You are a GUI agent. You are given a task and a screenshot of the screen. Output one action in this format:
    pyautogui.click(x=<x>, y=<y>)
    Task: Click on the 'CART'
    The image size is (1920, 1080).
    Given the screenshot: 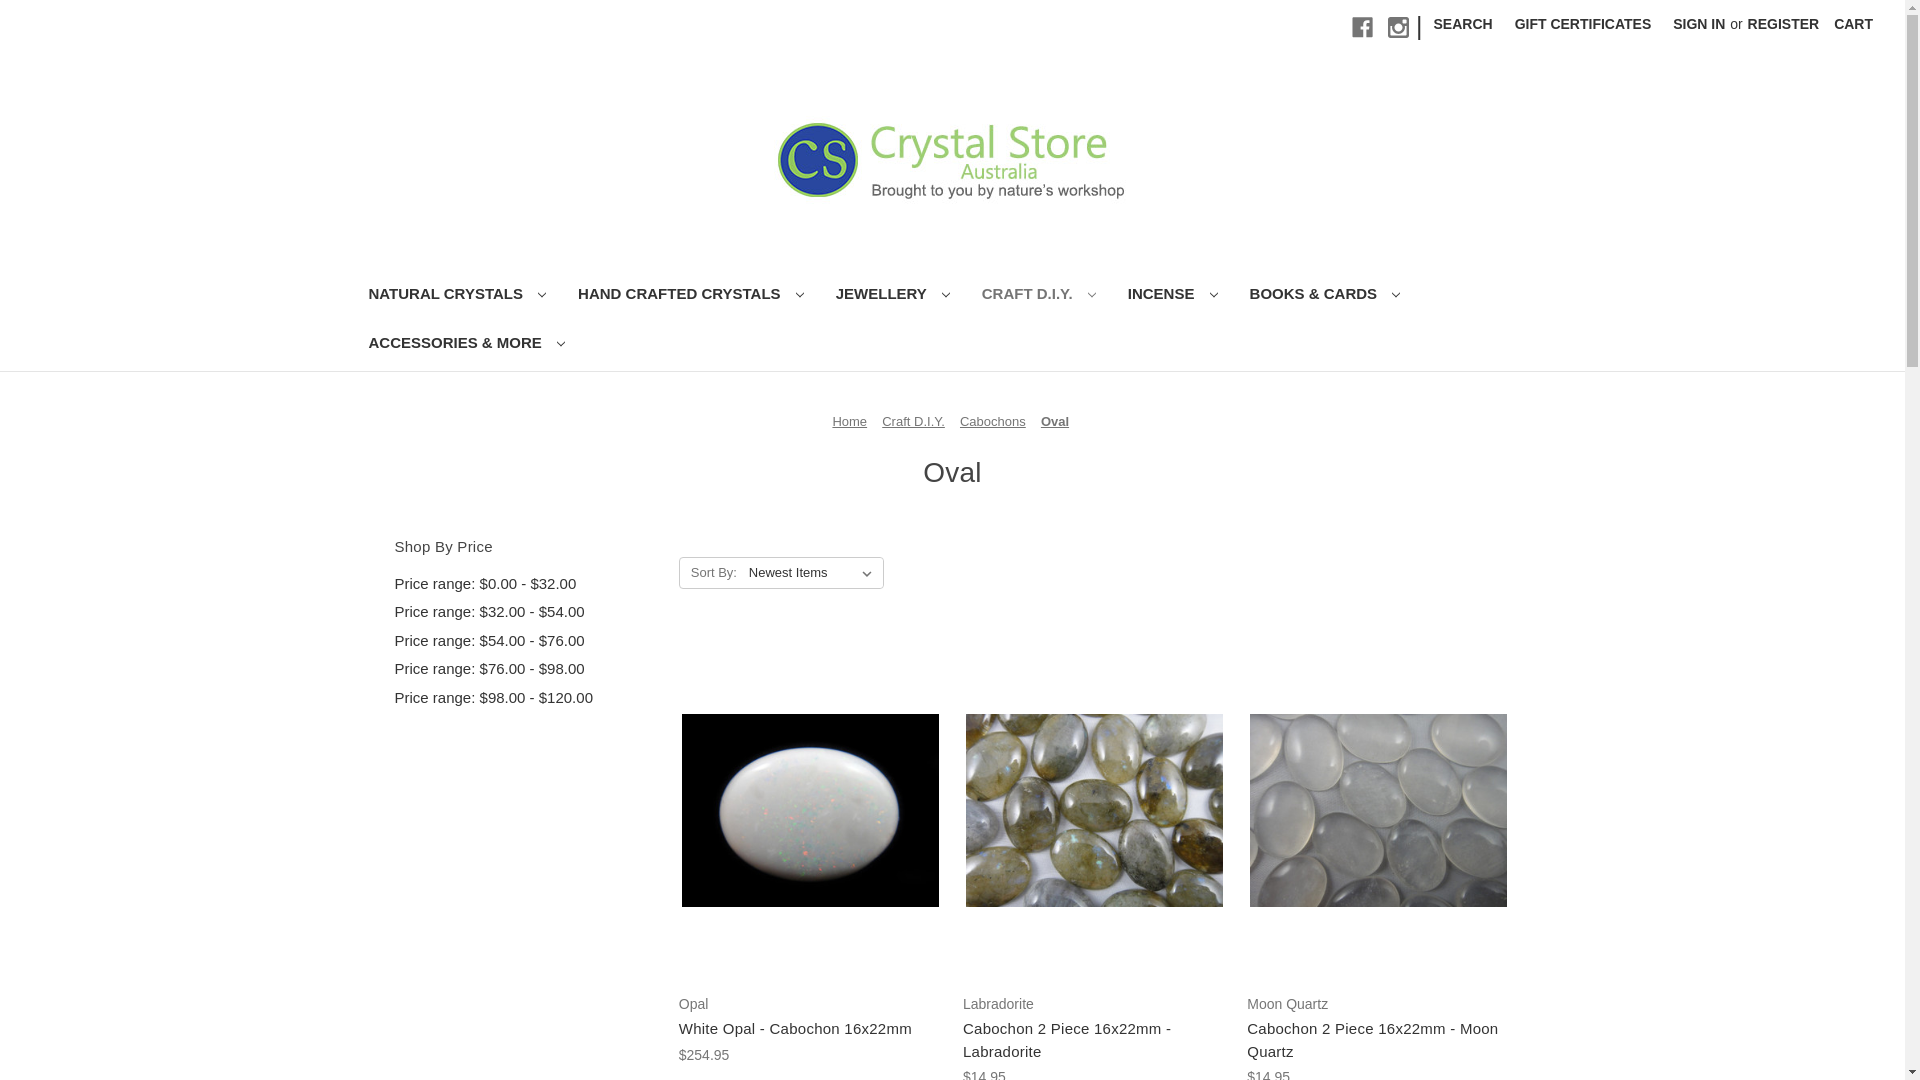 What is the action you would take?
    pyautogui.click(x=1852, y=24)
    